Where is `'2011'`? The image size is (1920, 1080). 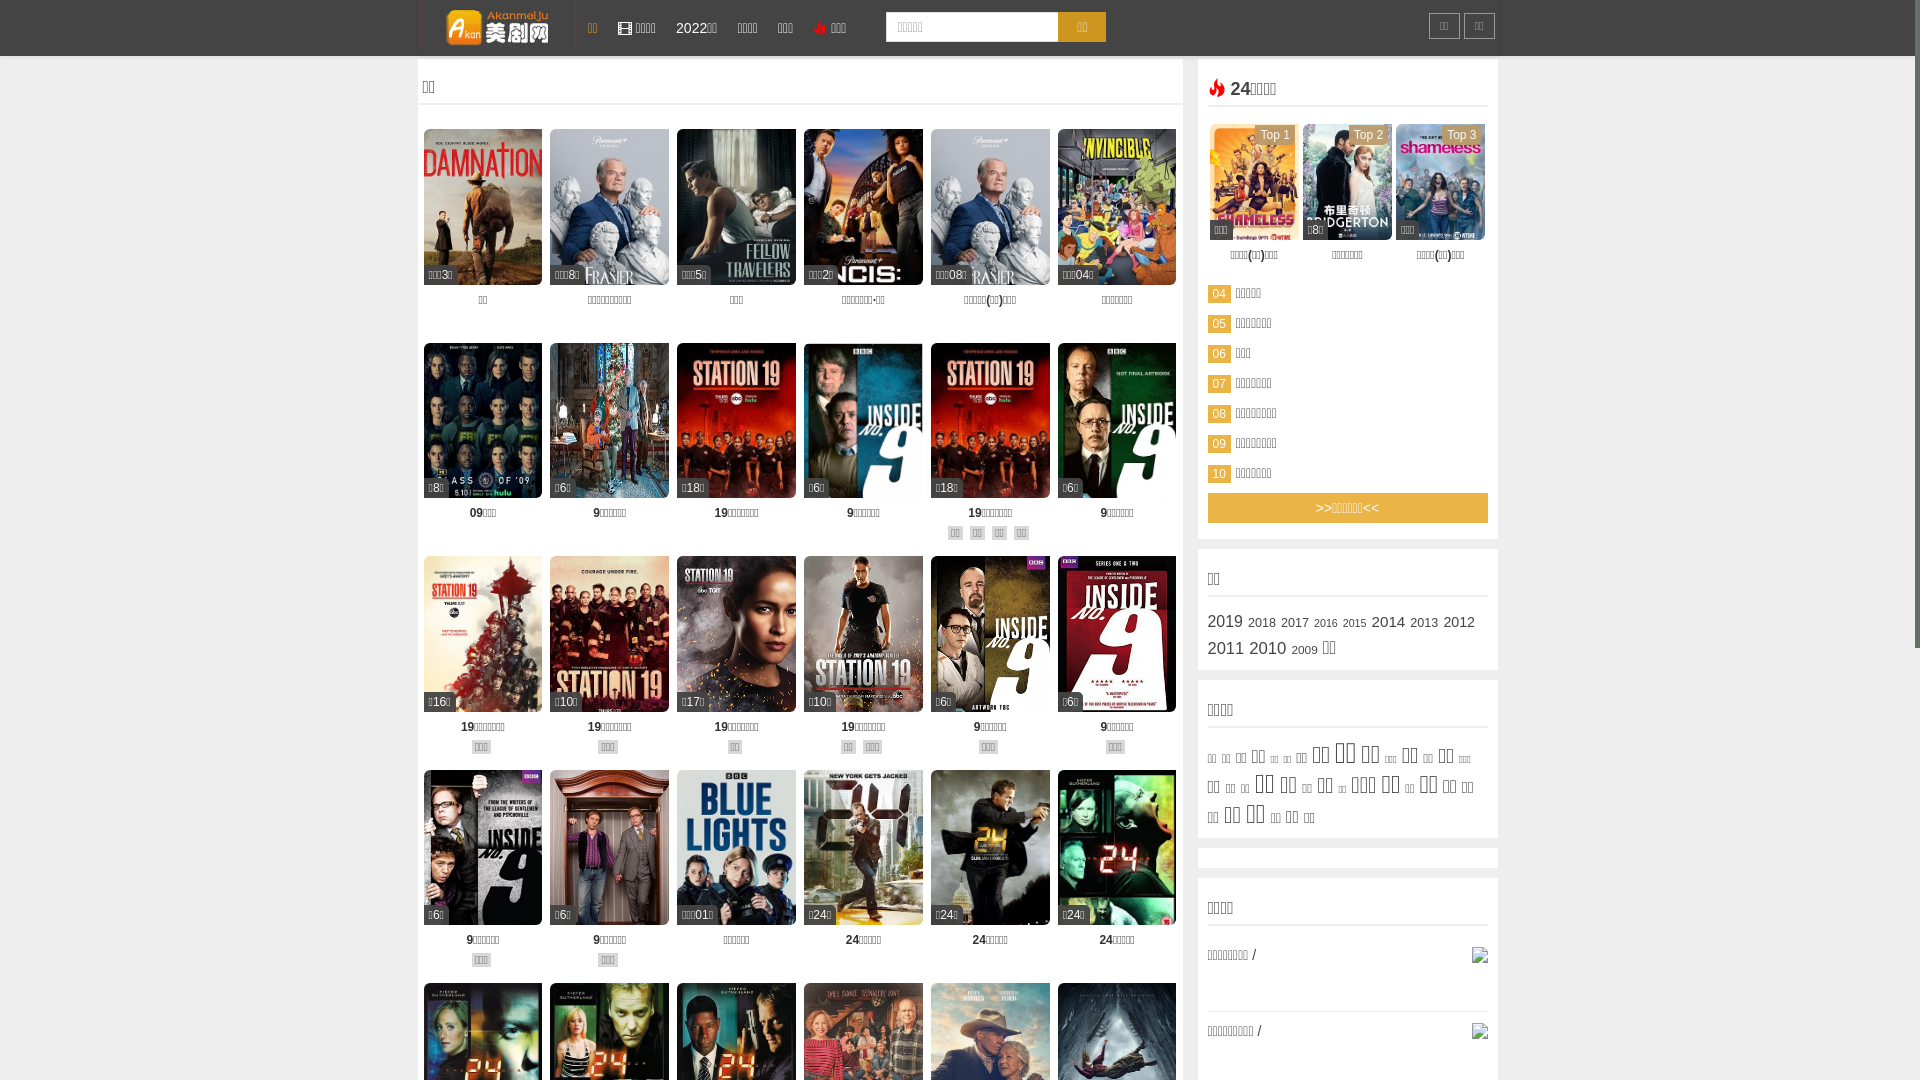
'2011' is located at coordinates (1225, 648).